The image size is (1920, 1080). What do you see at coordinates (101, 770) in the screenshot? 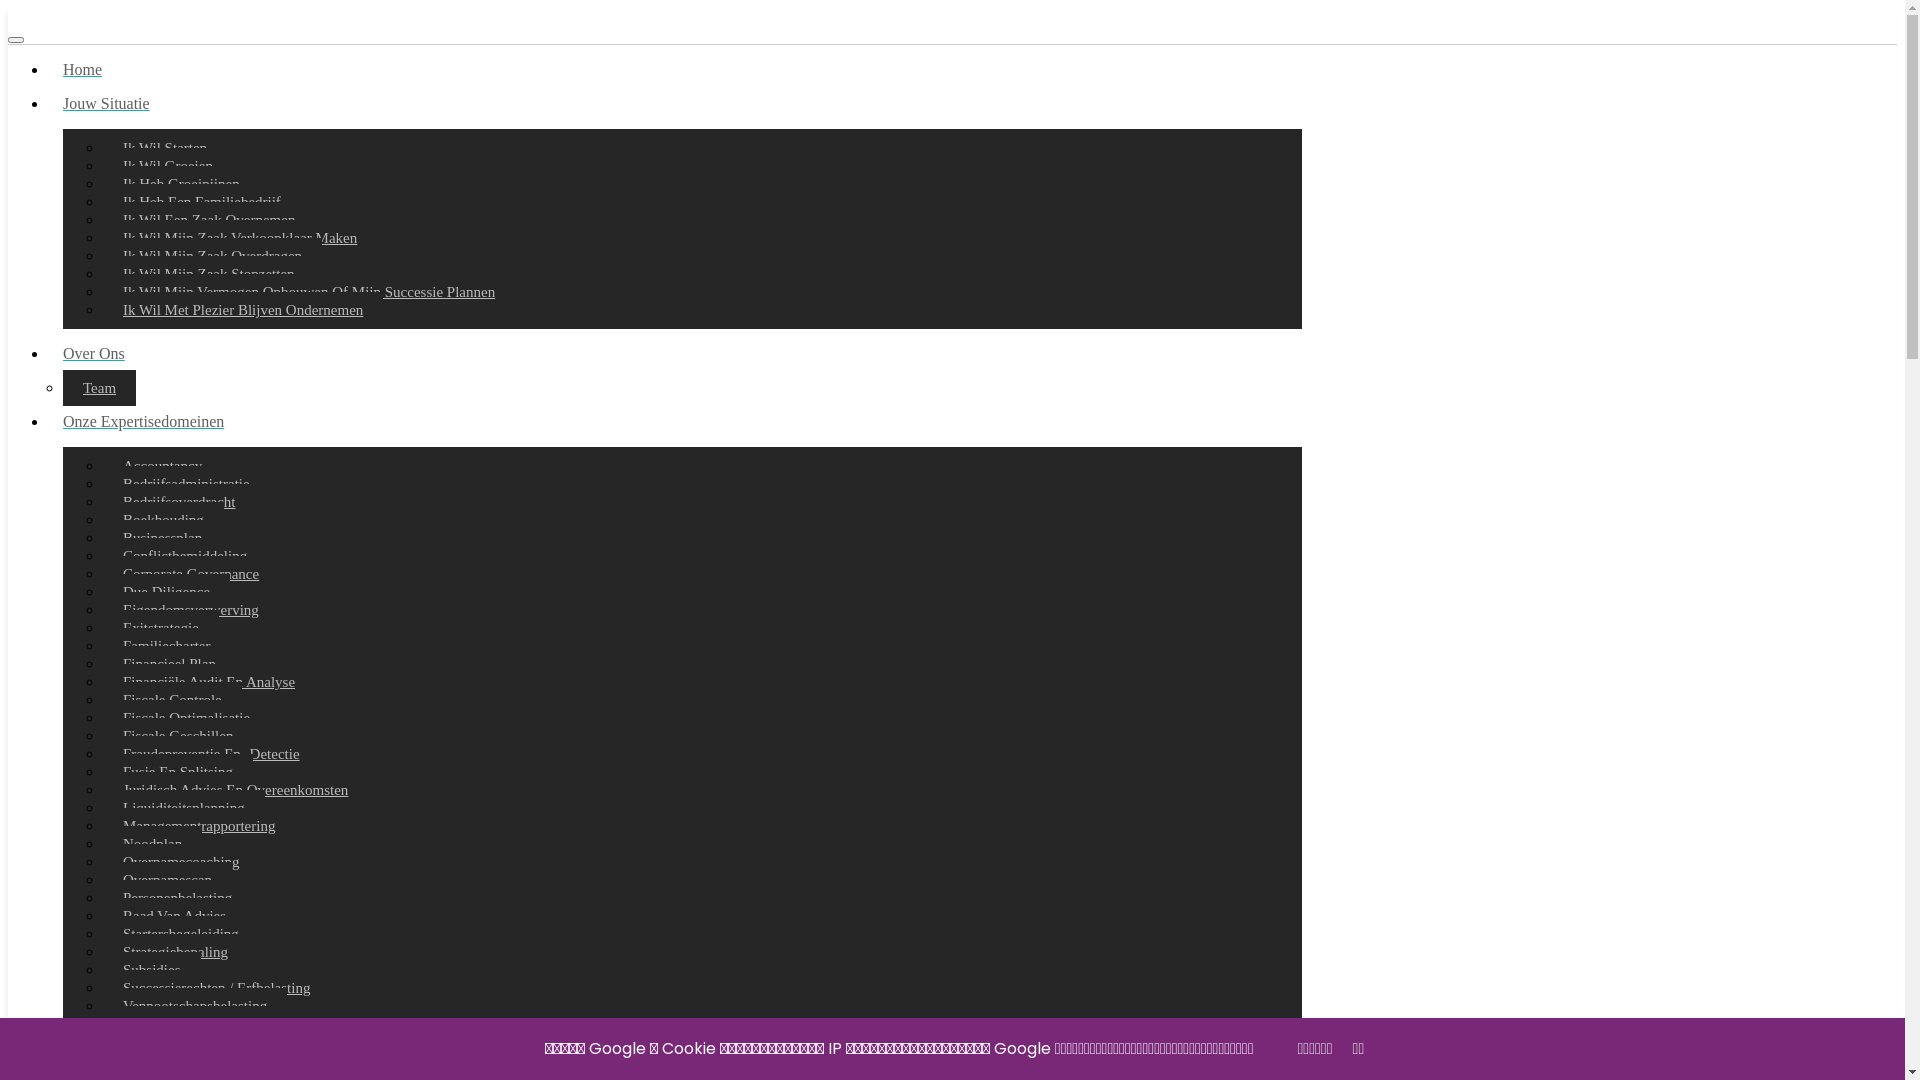
I see `'Fusie En Splitsing'` at bounding box center [101, 770].